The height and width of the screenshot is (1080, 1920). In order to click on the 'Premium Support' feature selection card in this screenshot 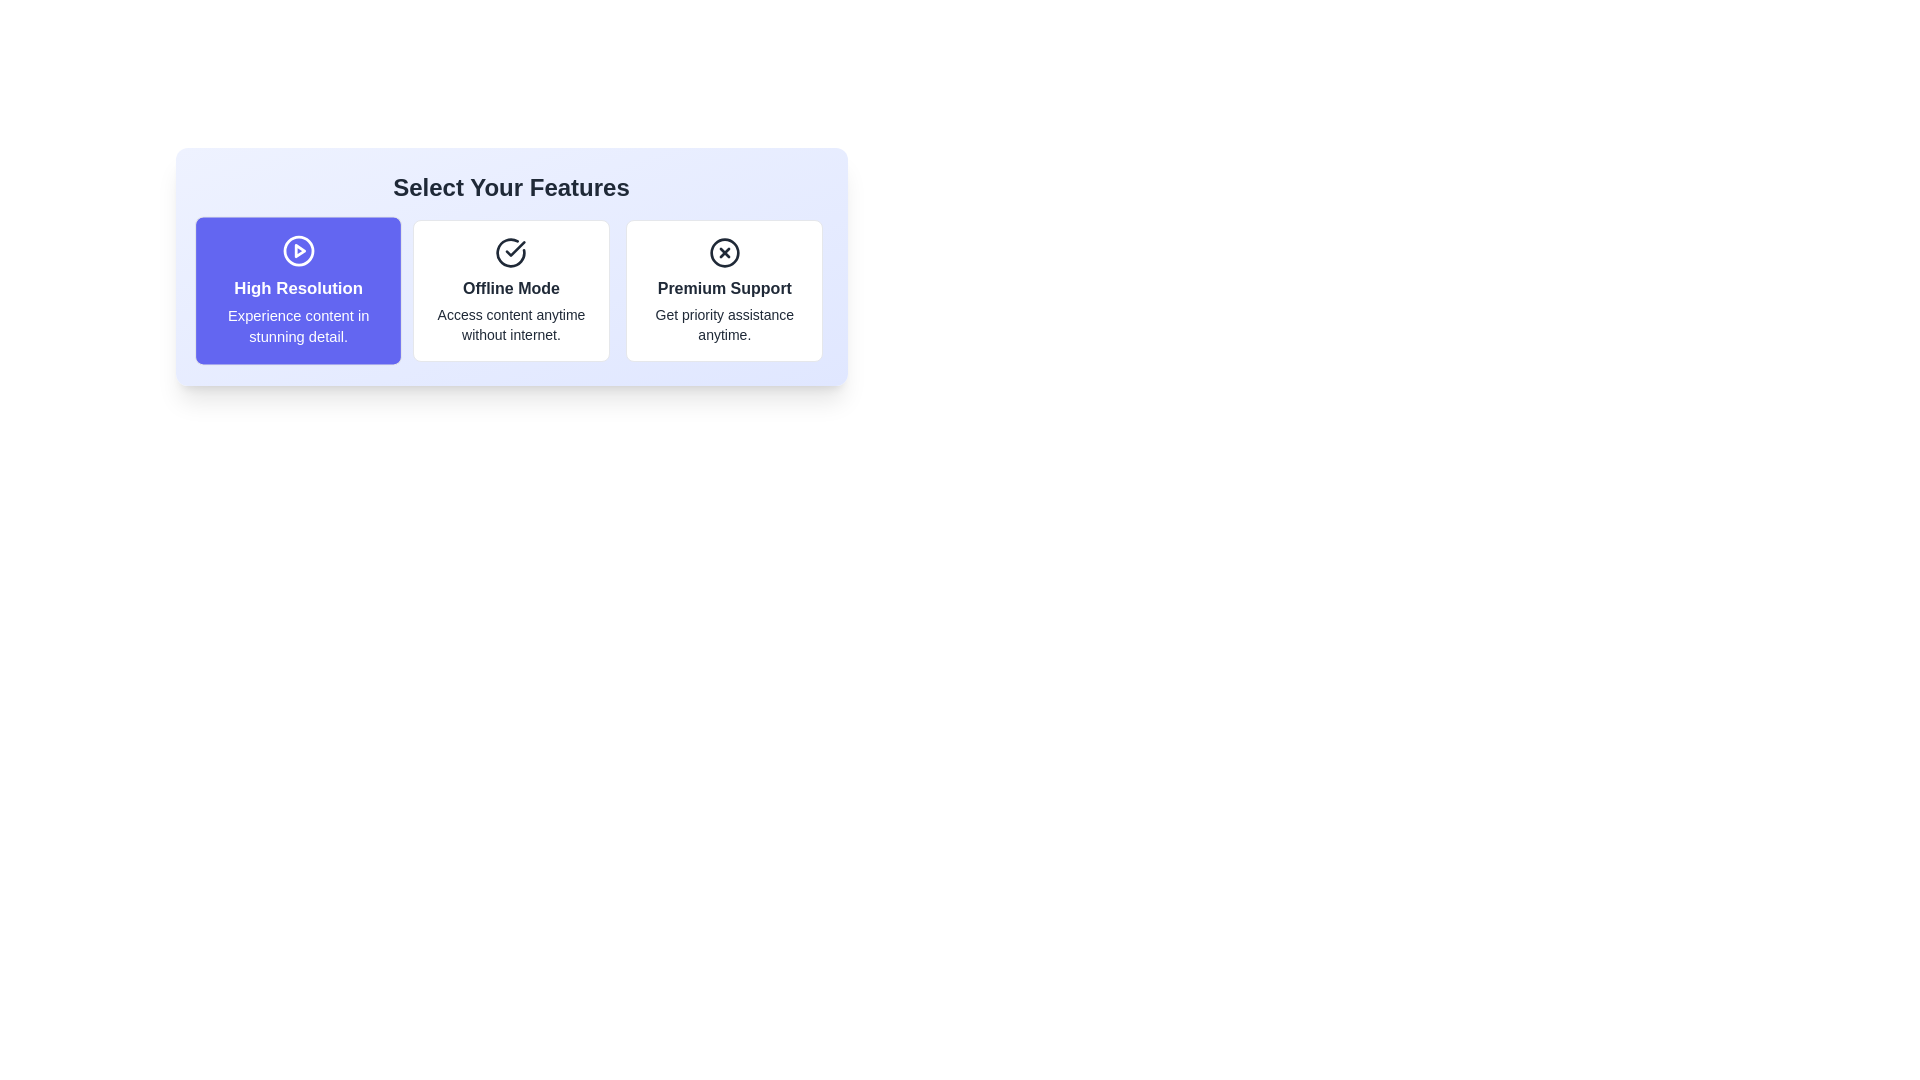, I will do `click(723, 290)`.